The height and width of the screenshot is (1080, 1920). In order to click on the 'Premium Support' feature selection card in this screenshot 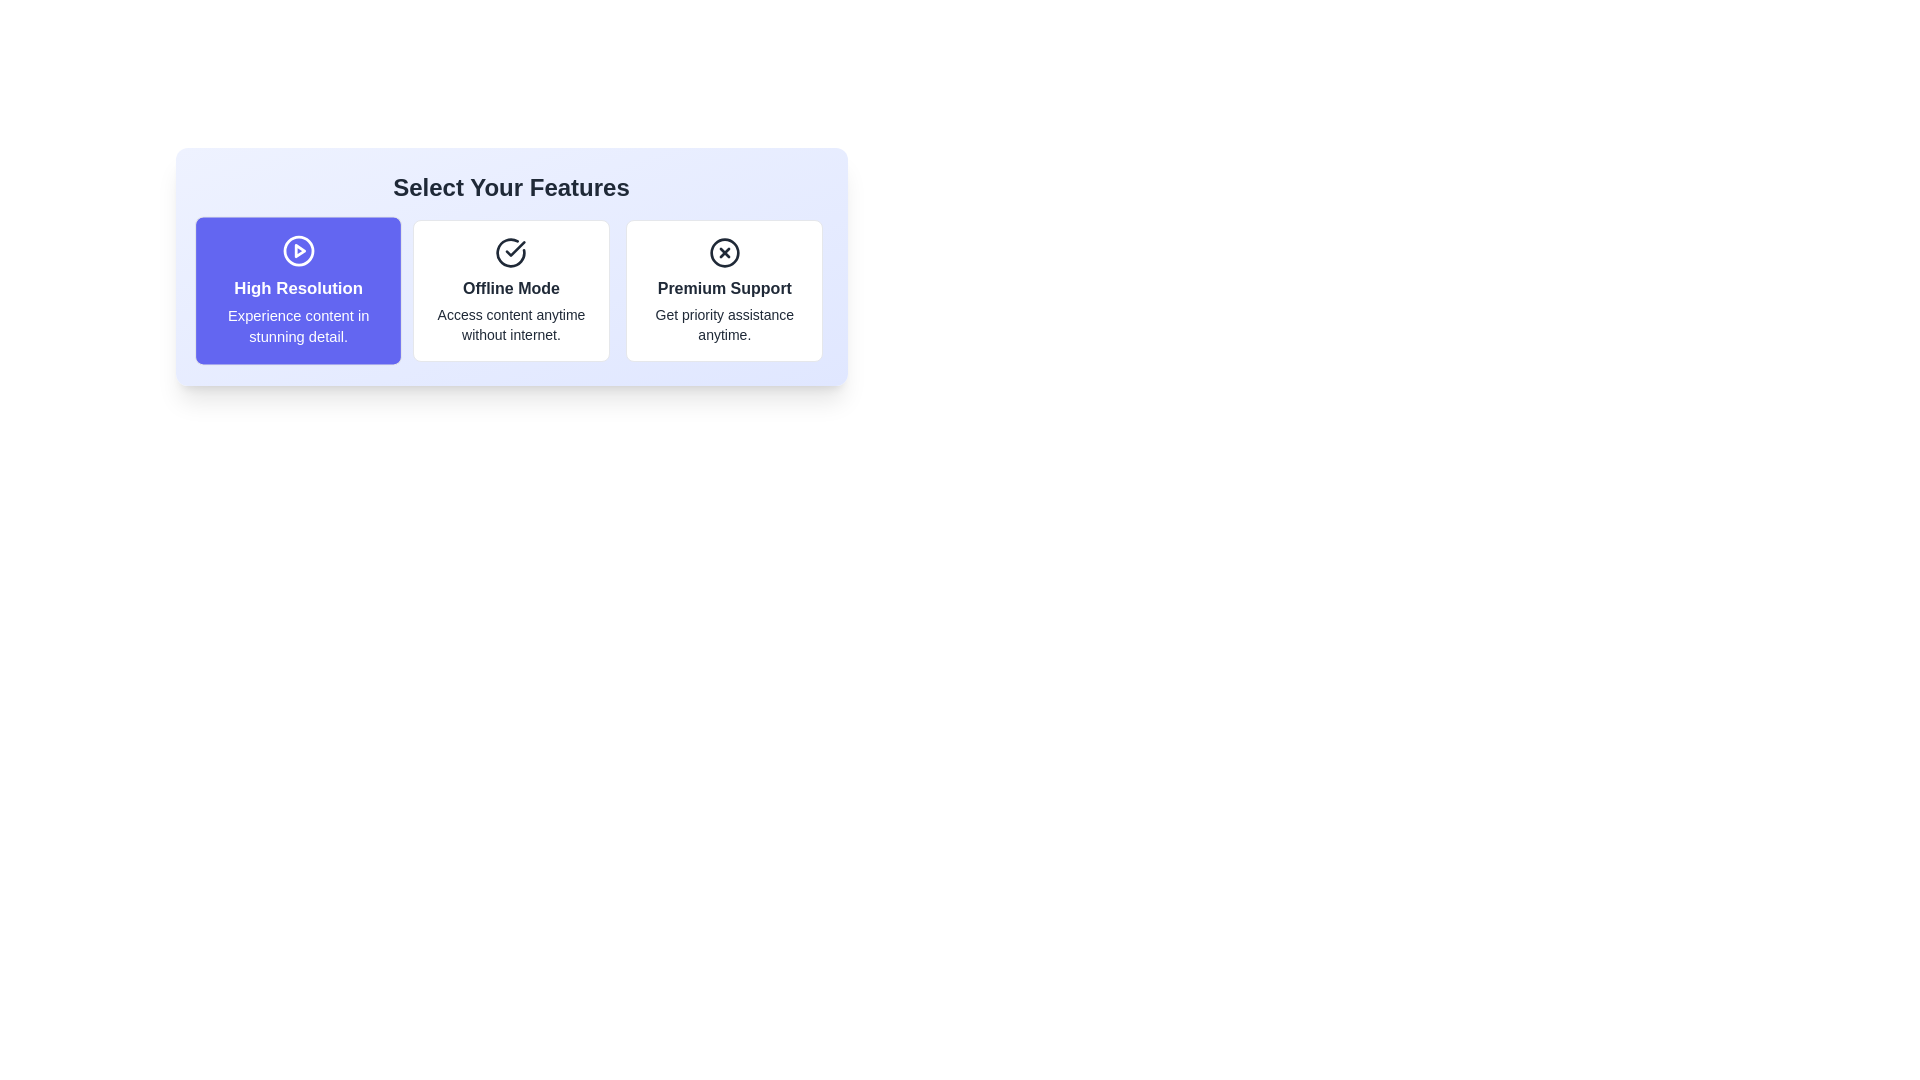, I will do `click(723, 290)`.